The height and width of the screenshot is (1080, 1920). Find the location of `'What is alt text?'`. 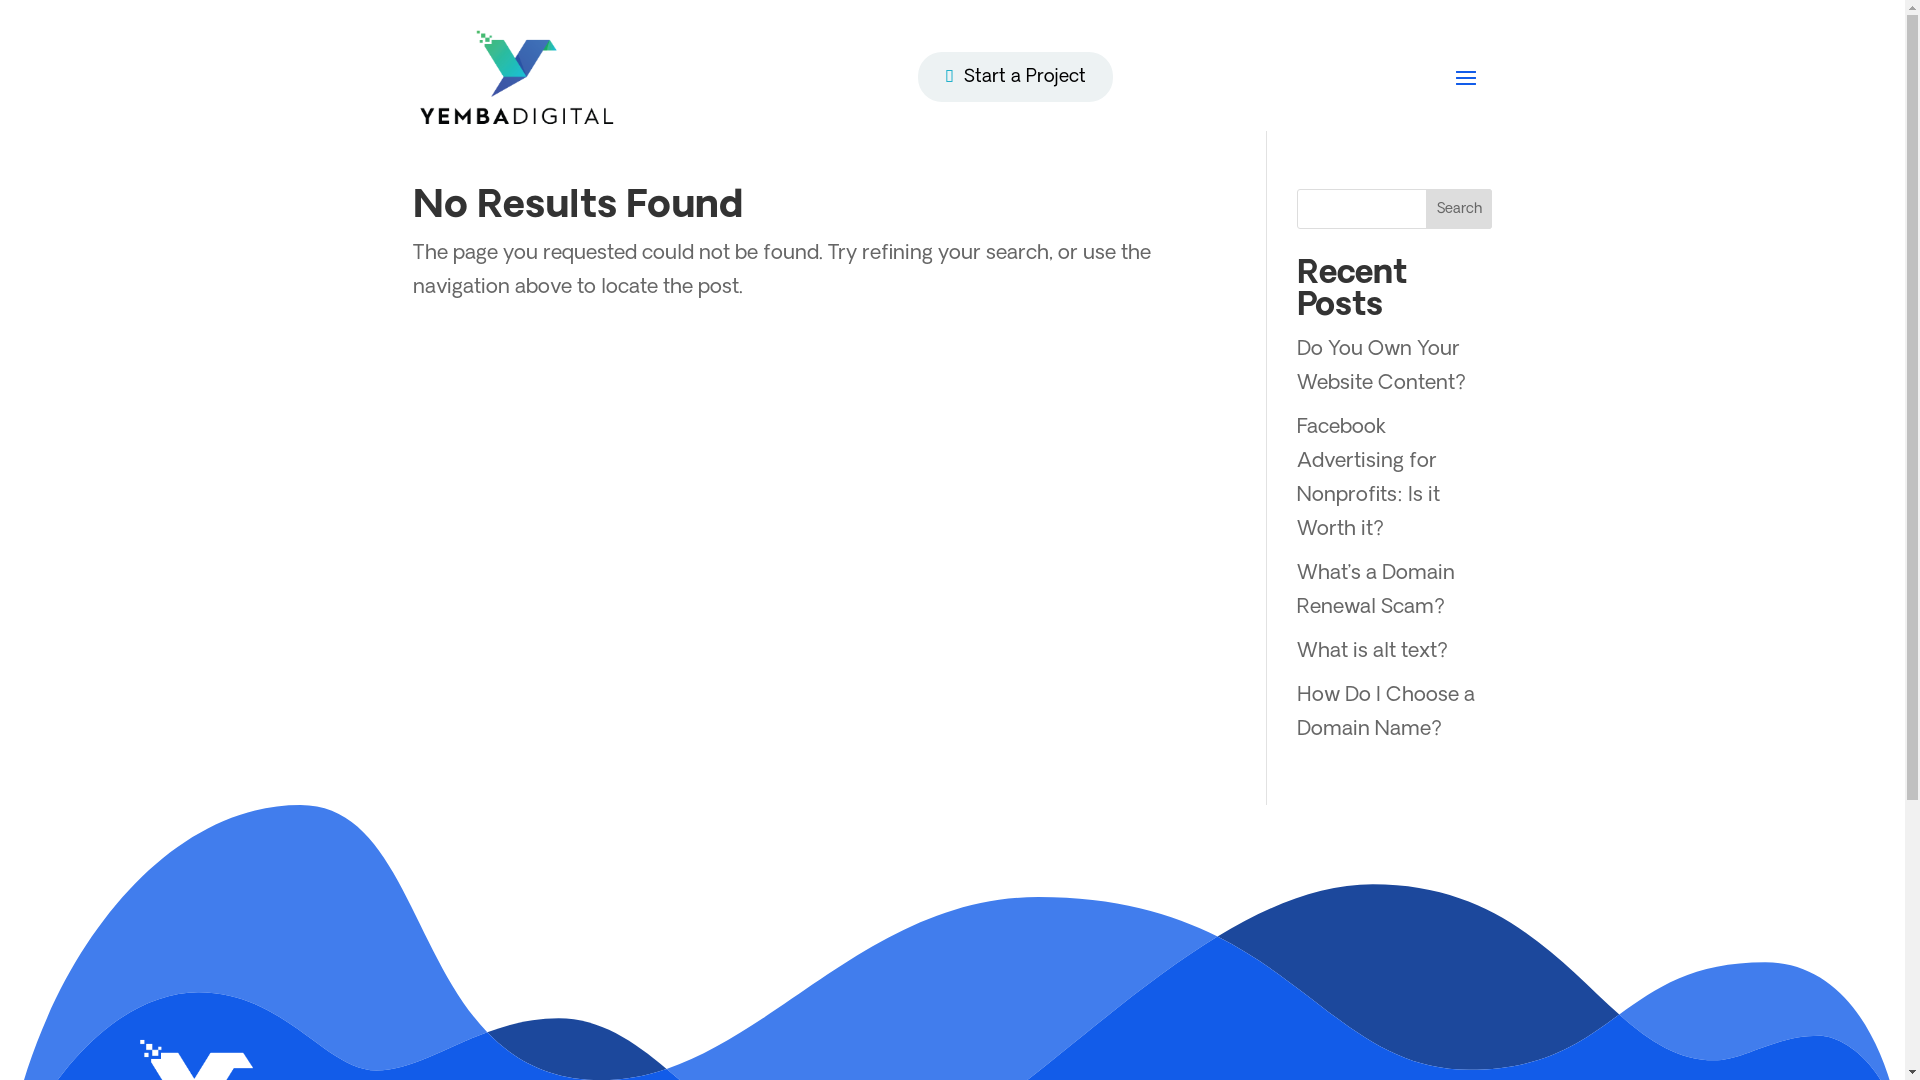

'What is alt text?' is located at coordinates (1371, 651).